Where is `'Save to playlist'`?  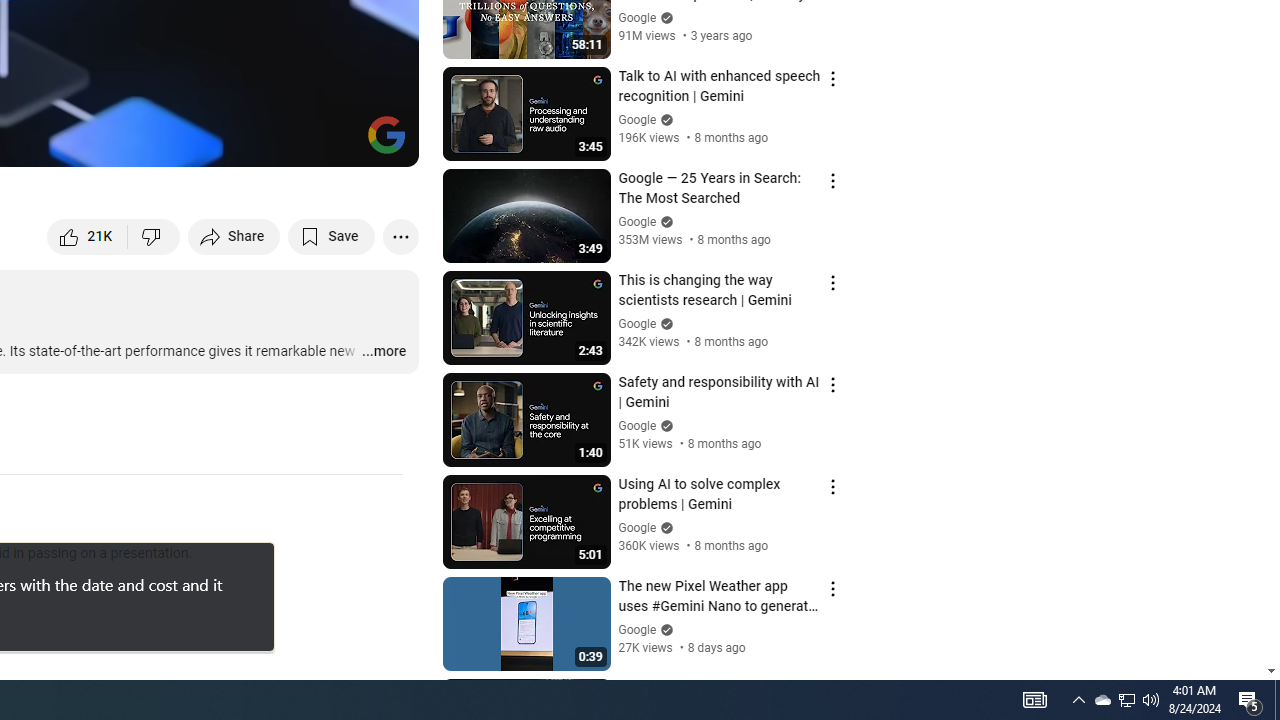
'Save to playlist' is located at coordinates (331, 235).